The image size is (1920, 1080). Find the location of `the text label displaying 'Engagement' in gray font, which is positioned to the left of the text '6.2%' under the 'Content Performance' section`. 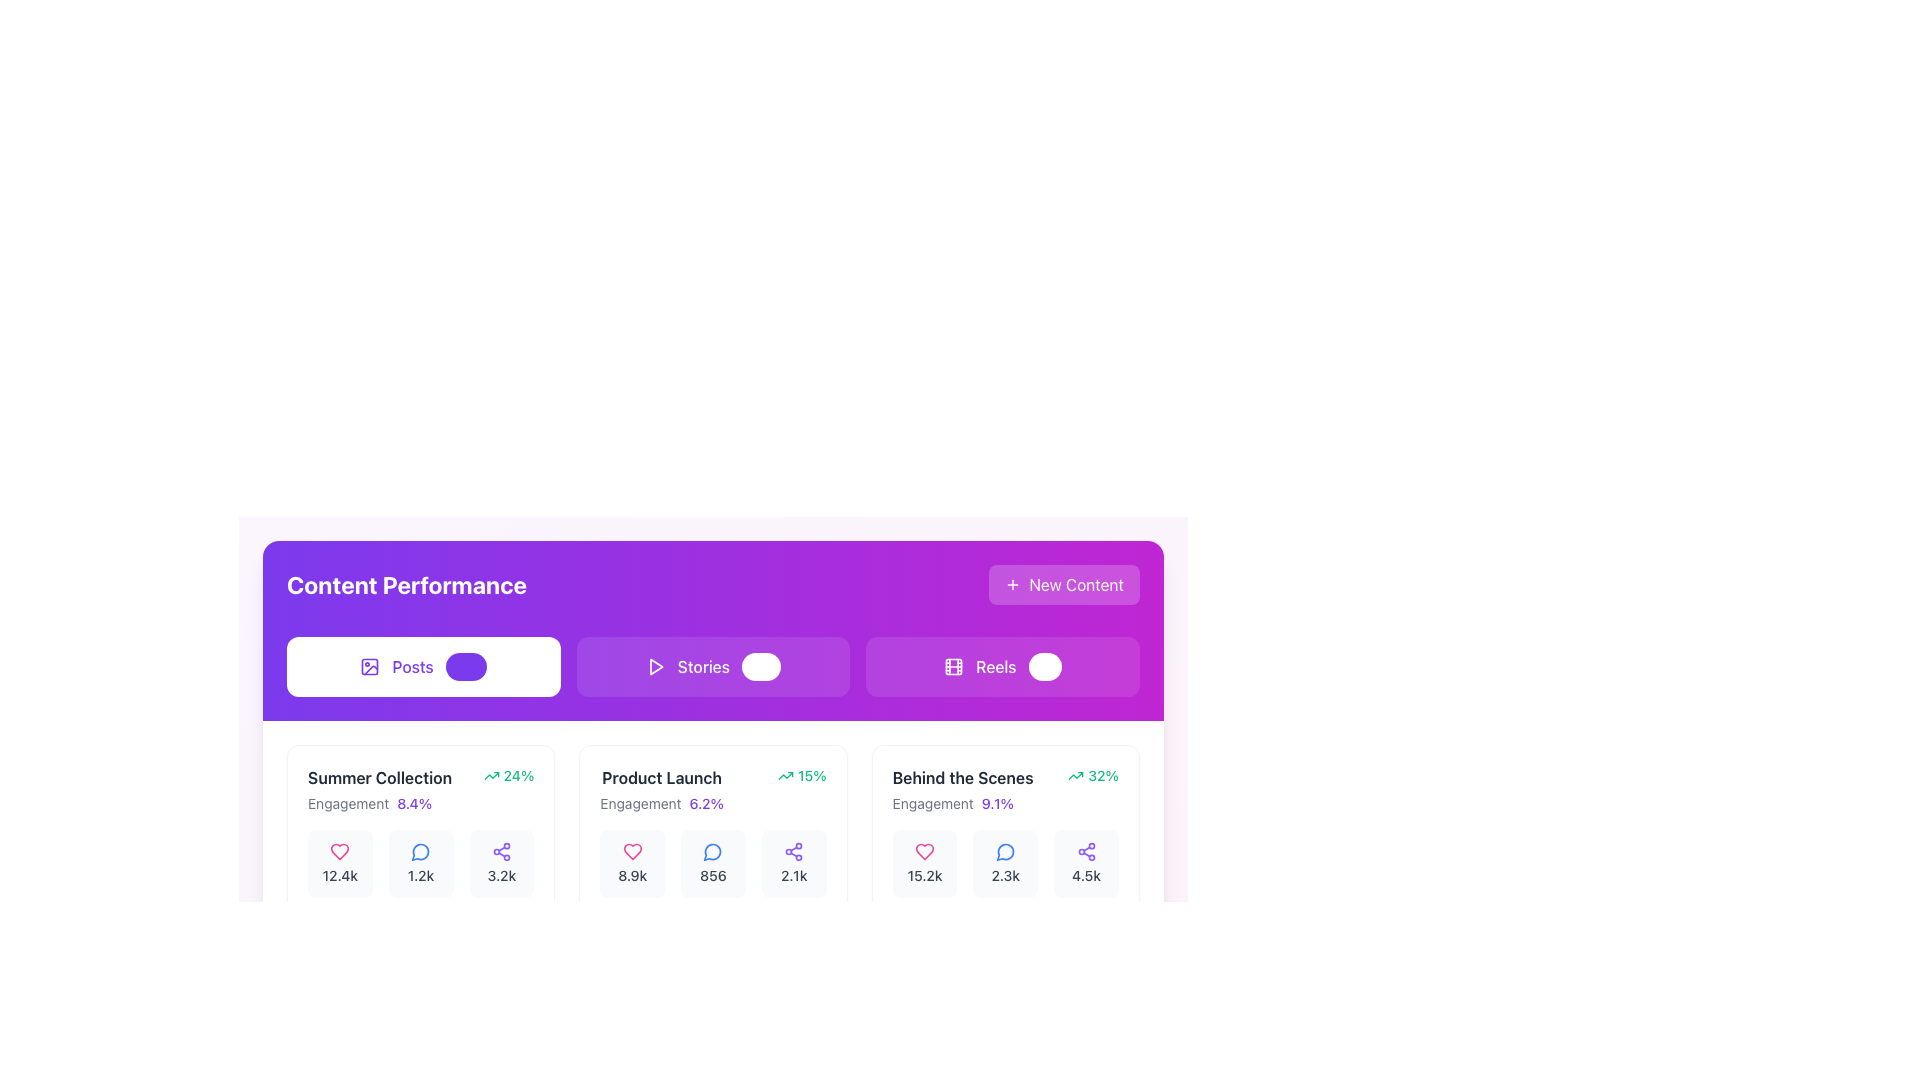

the text label displaying 'Engagement' in gray font, which is positioned to the left of the text '6.2%' under the 'Content Performance' section is located at coordinates (640, 802).